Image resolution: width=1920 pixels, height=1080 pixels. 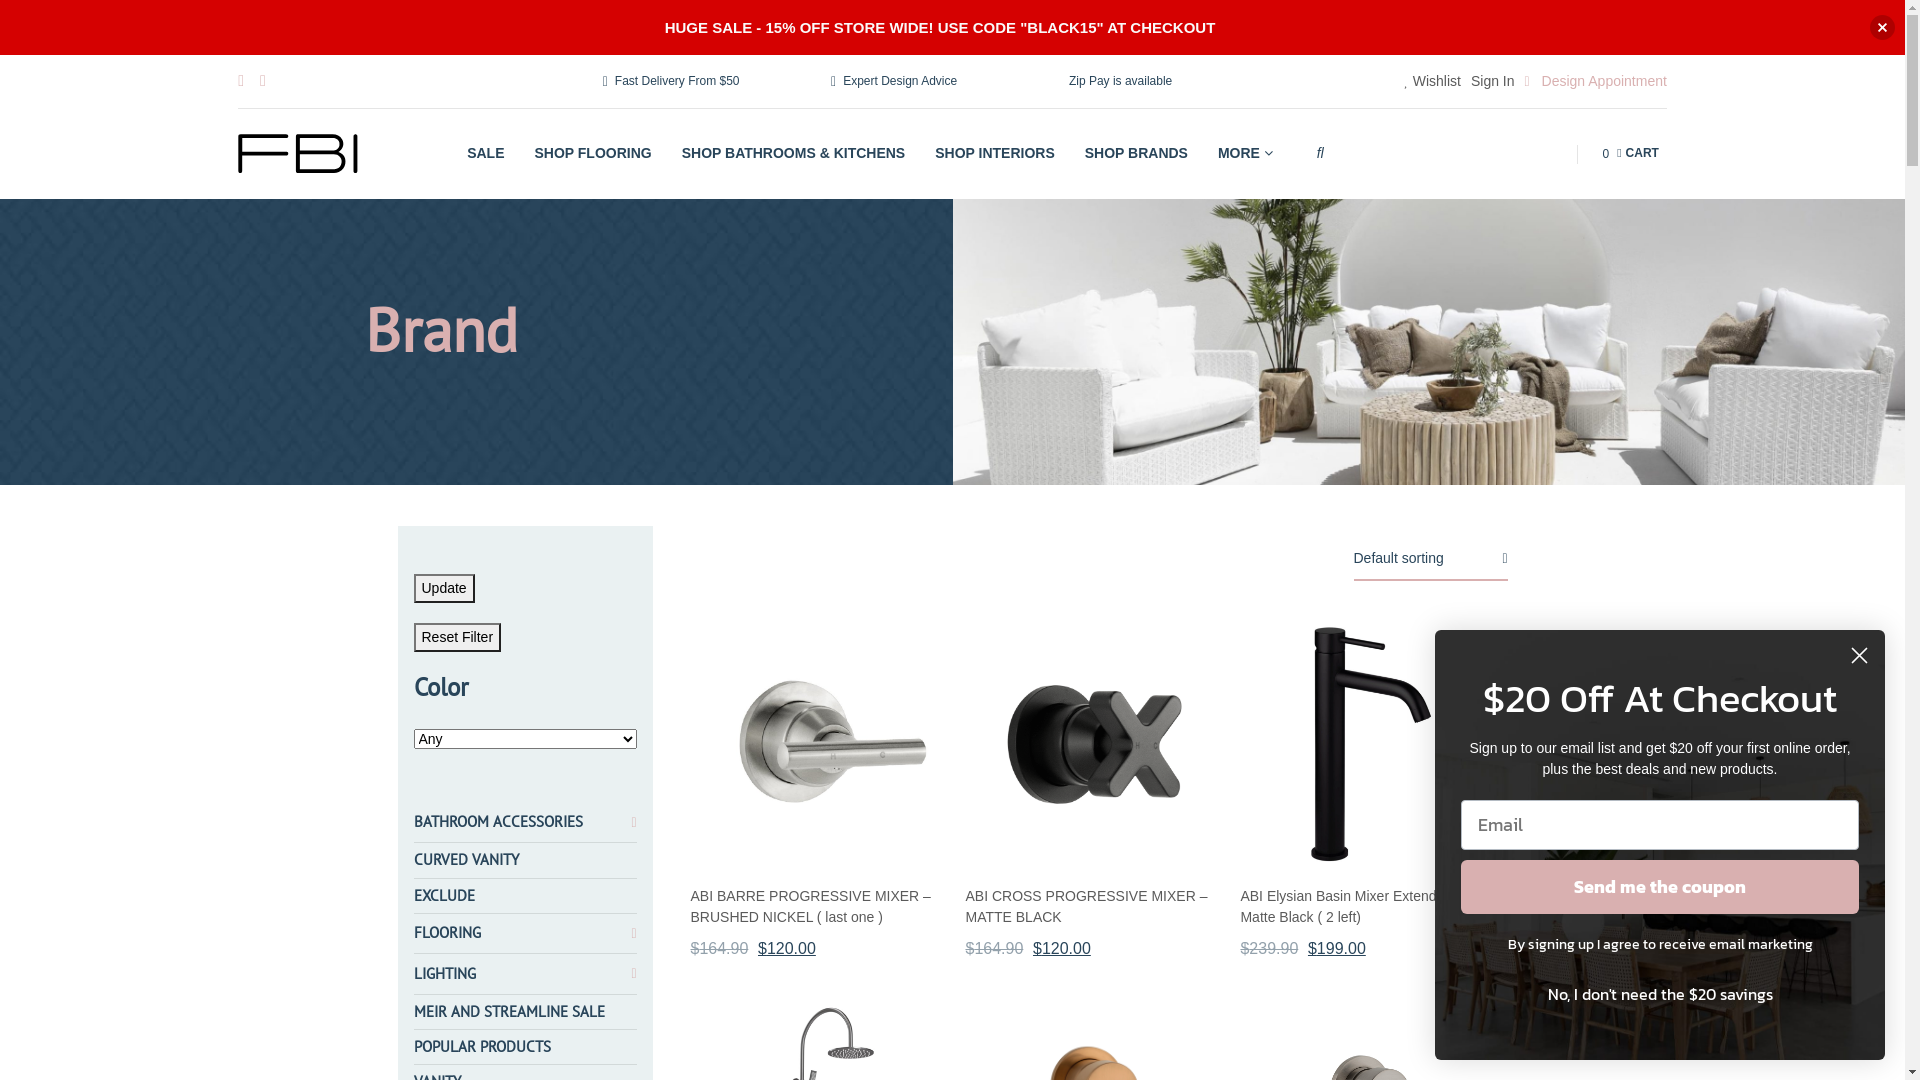 What do you see at coordinates (456, 637) in the screenshot?
I see `'Reset Filter'` at bounding box center [456, 637].